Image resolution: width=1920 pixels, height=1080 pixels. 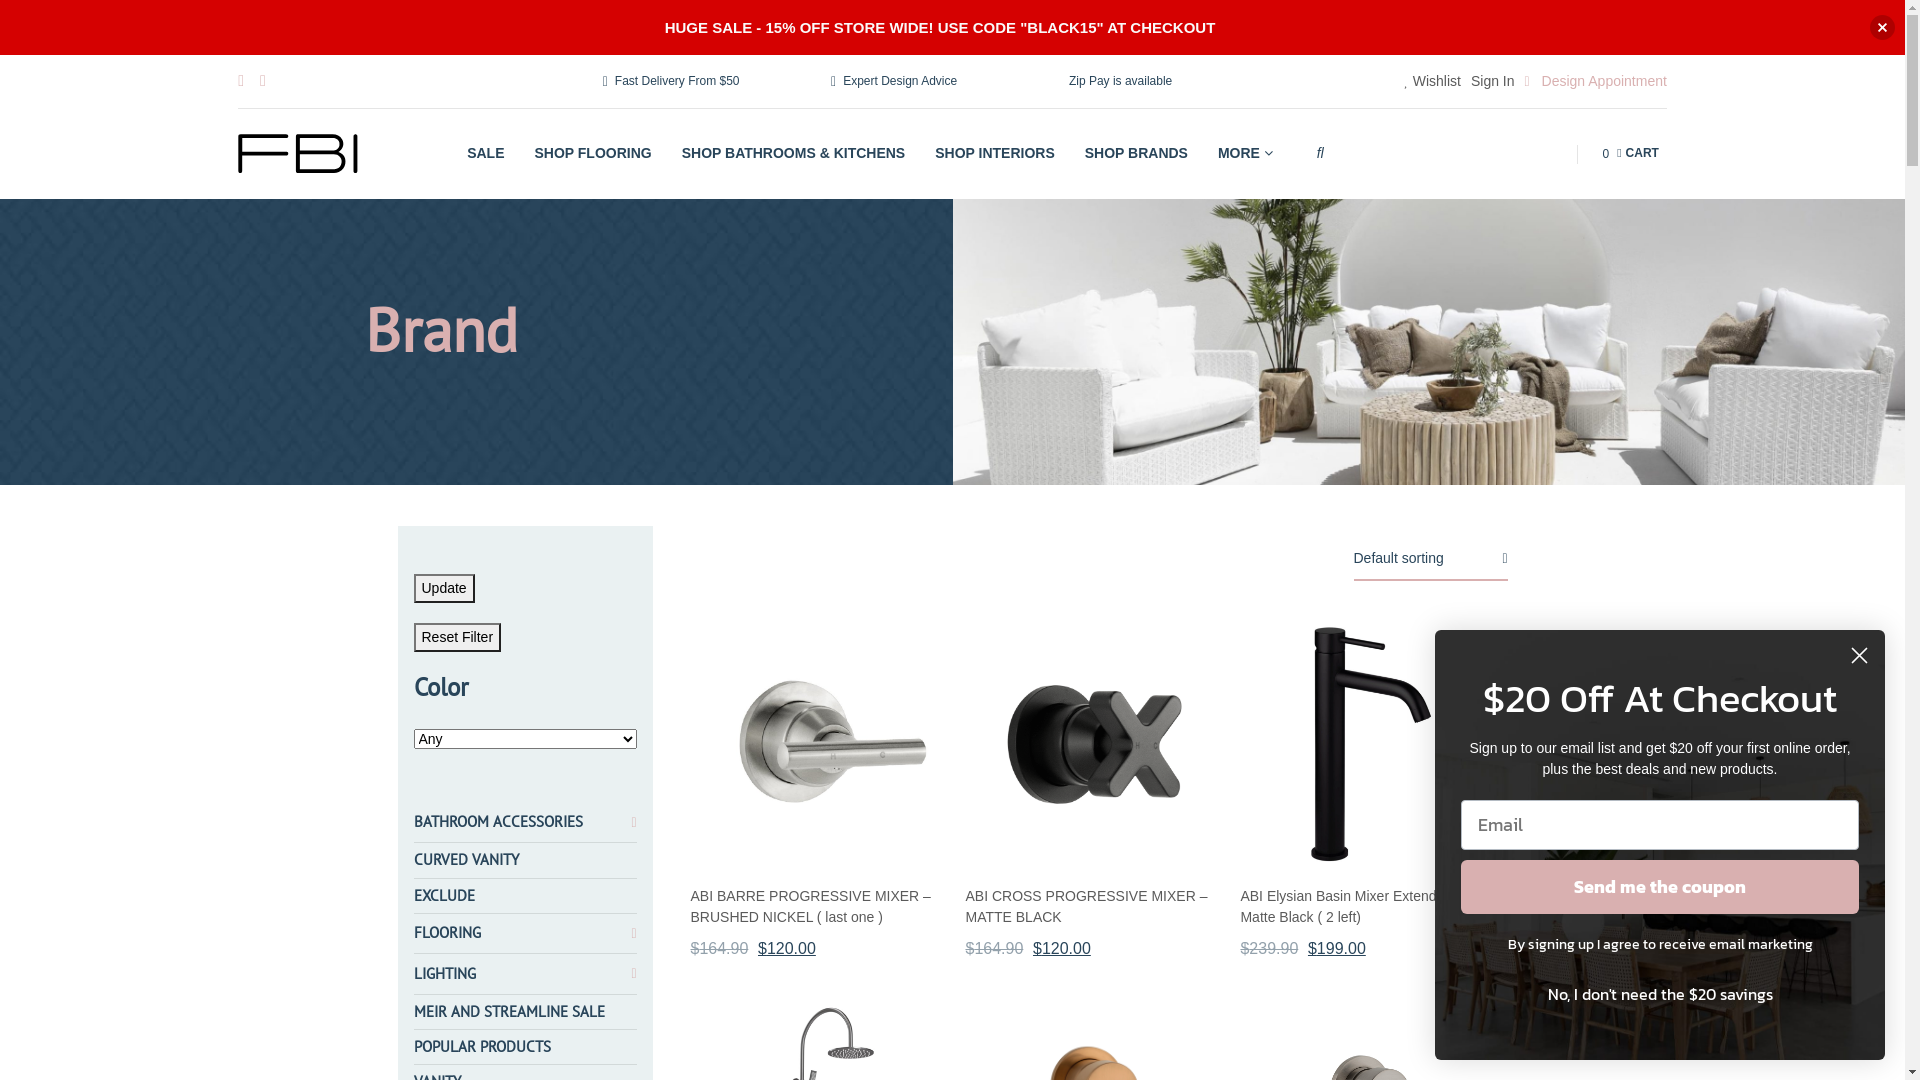 What do you see at coordinates (456, 637) in the screenshot?
I see `'Reset Filter'` at bounding box center [456, 637].